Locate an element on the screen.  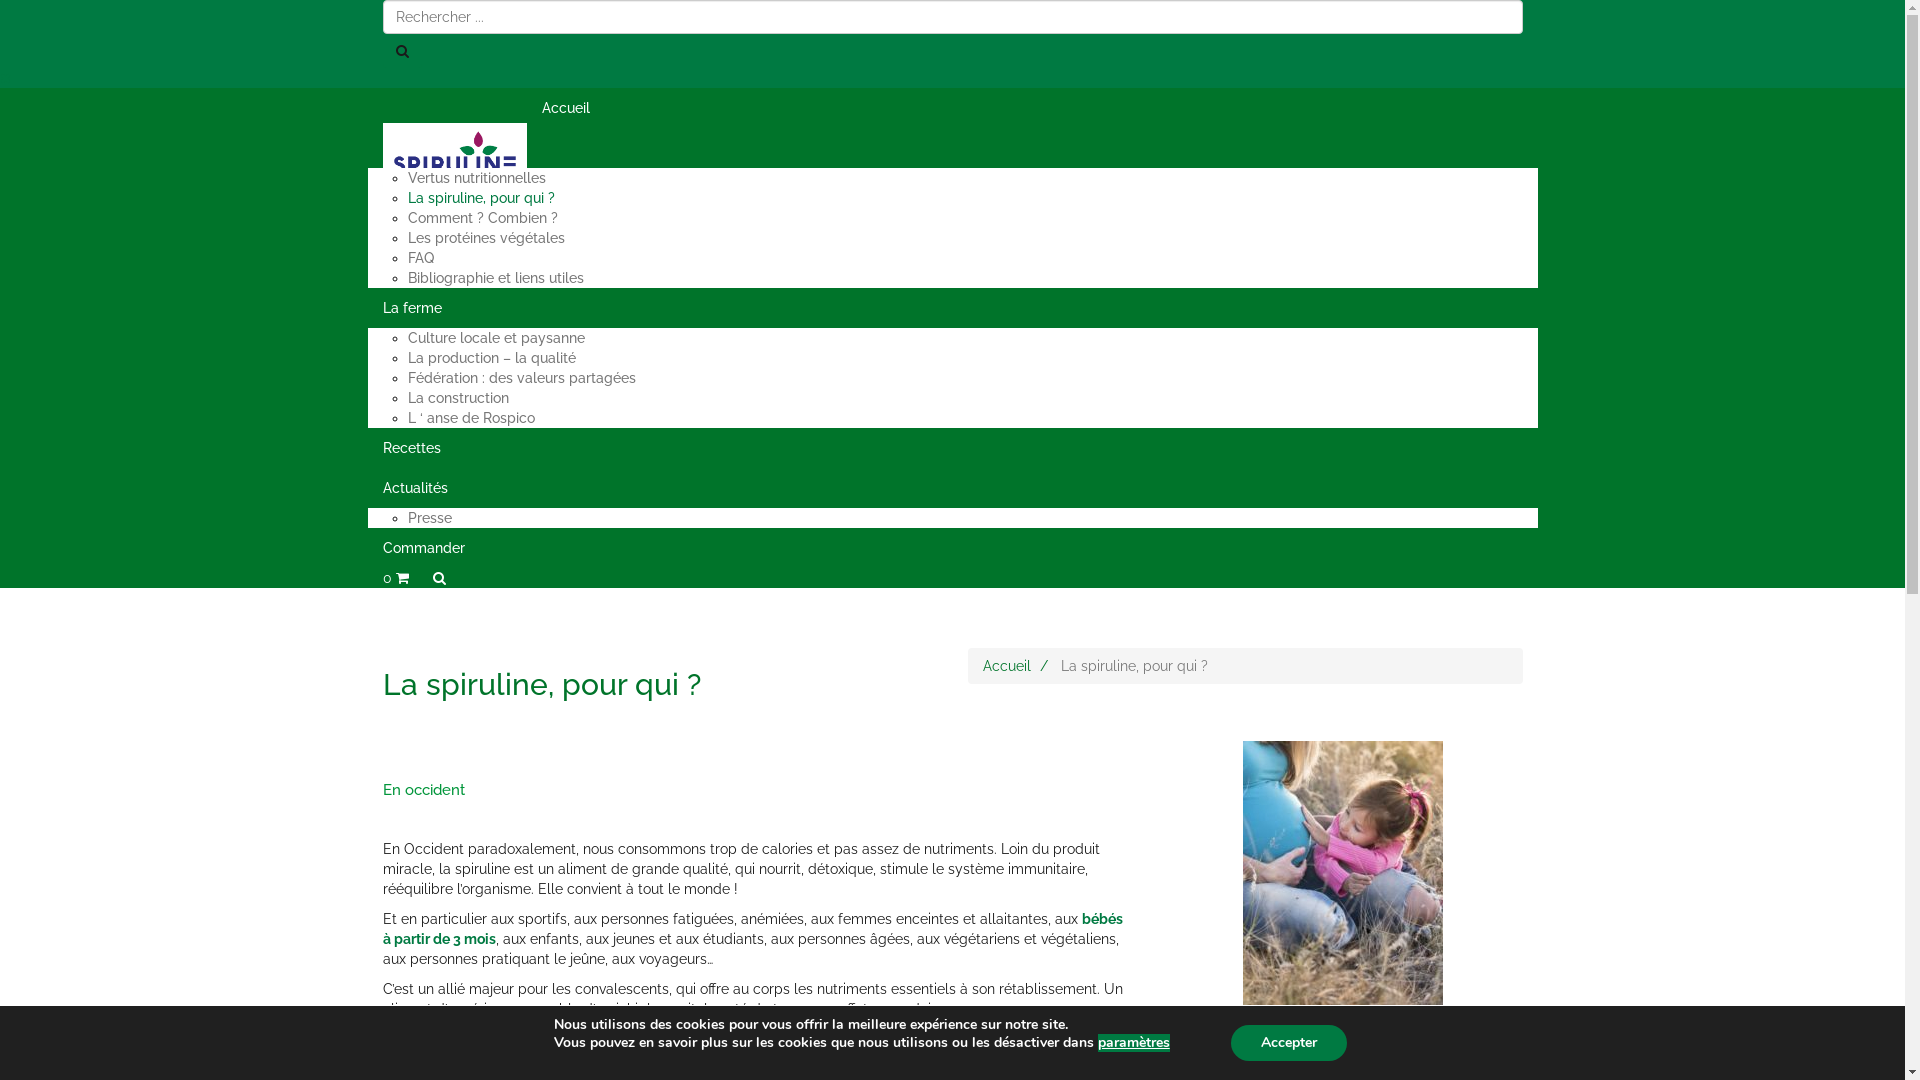
'0' is located at coordinates (394, 578).